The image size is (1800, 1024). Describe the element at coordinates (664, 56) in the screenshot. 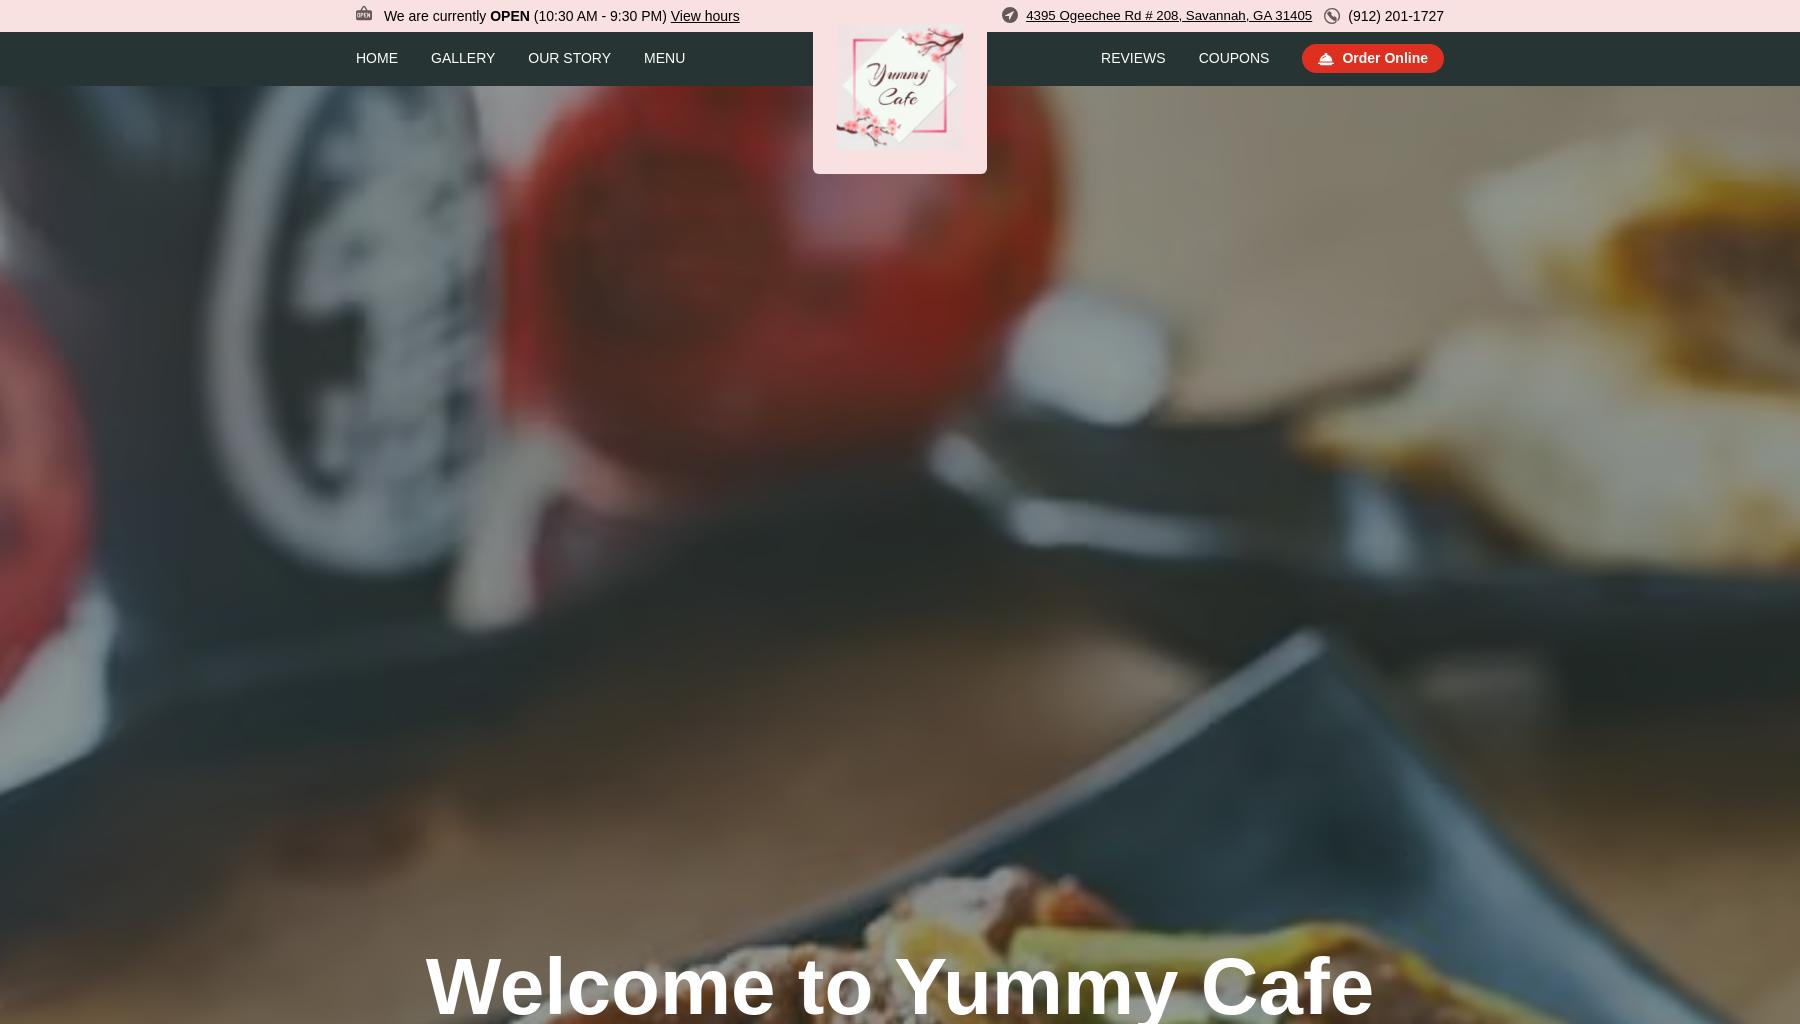

I see `'Menu'` at that location.